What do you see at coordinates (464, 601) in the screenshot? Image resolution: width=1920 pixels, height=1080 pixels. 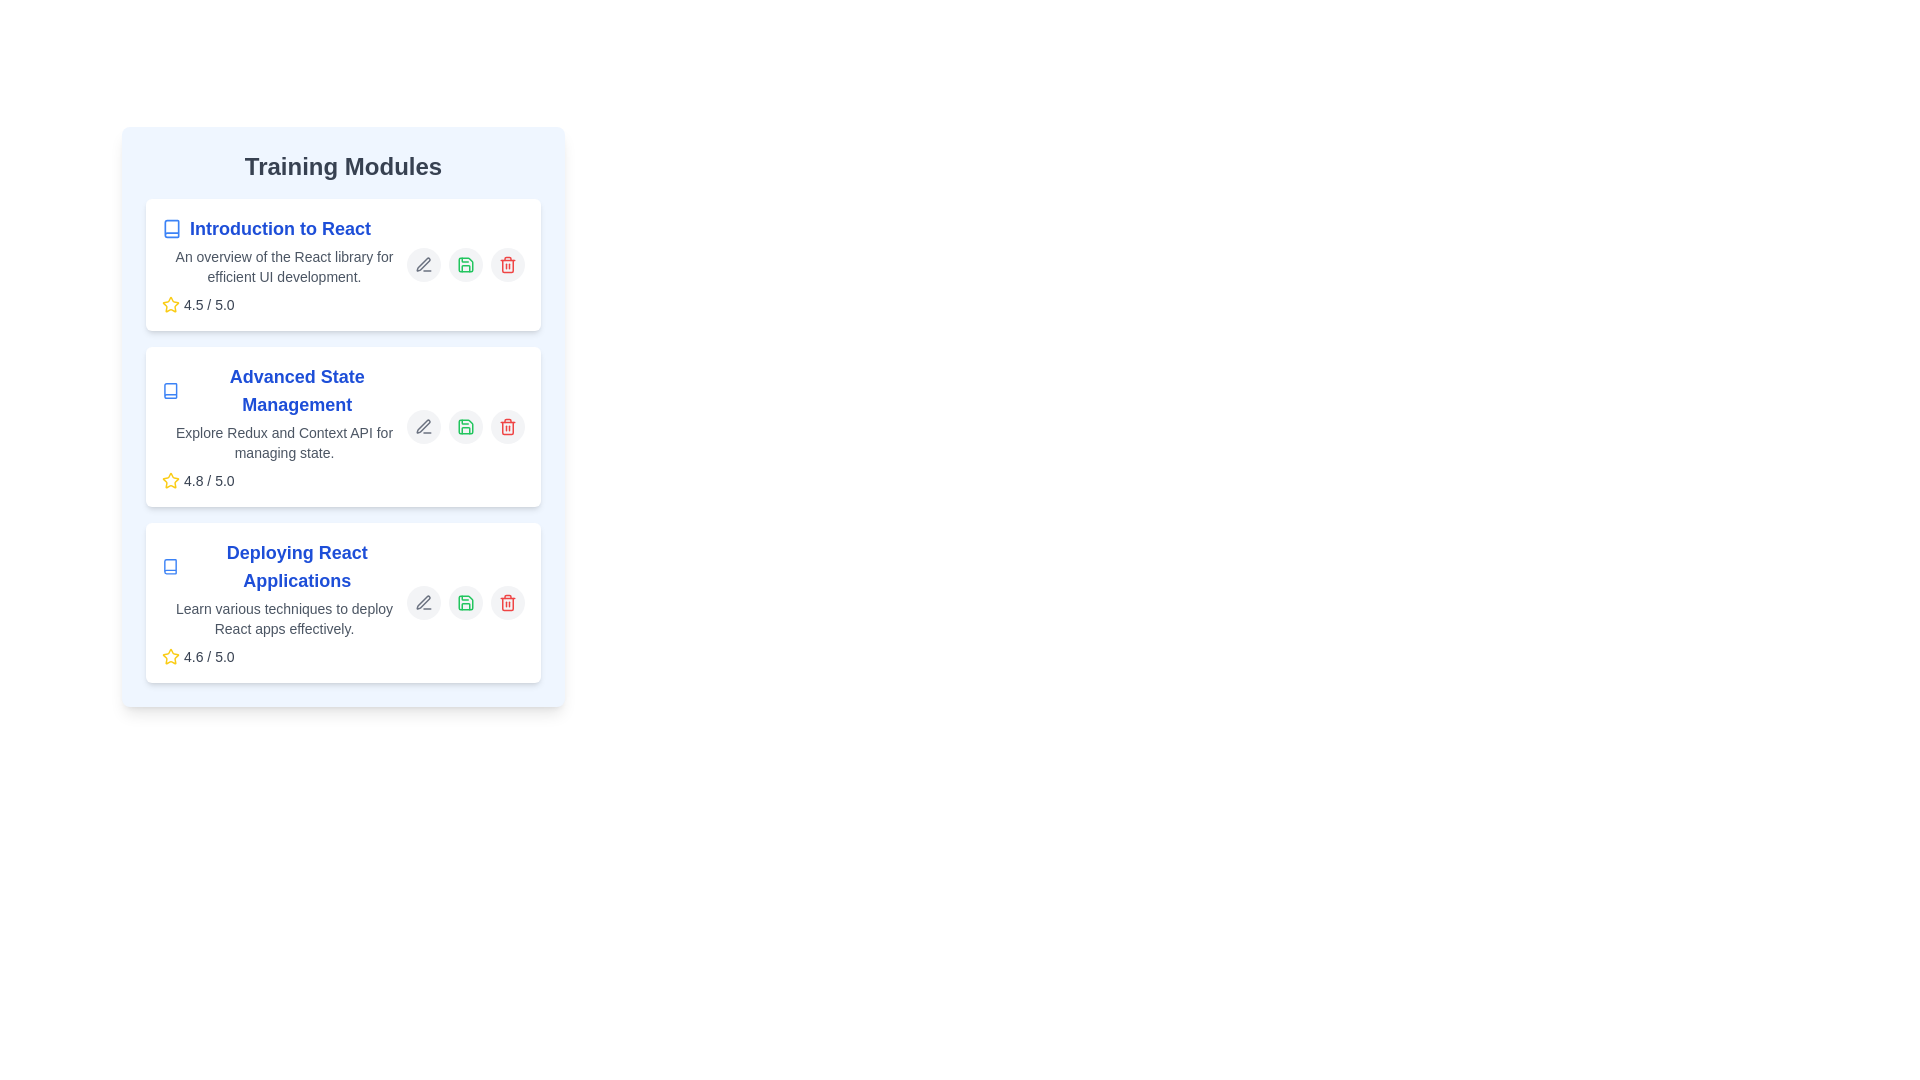 I see `the green document-like icon button in the action area of the 'Deploying React Applications' card` at bounding box center [464, 601].